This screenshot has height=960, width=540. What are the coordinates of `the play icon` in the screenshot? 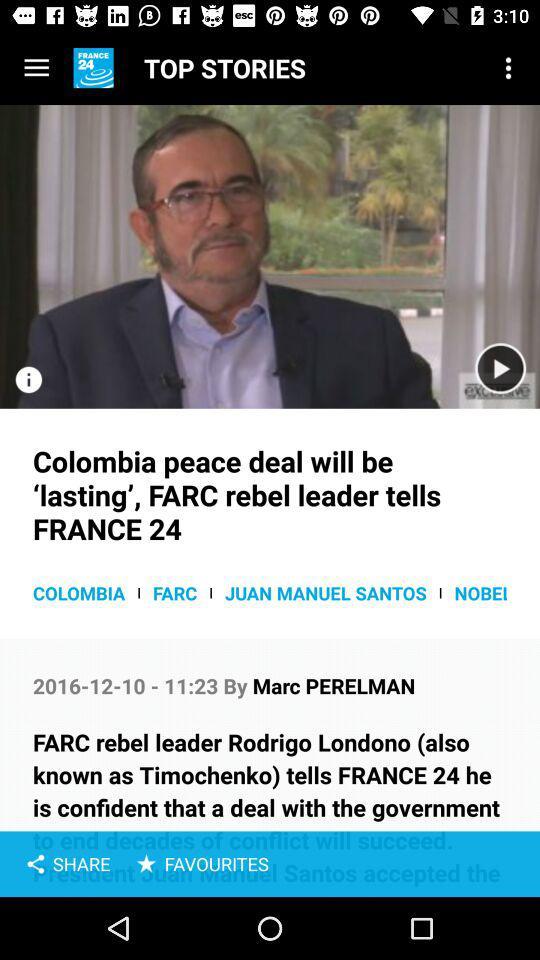 It's located at (499, 368).